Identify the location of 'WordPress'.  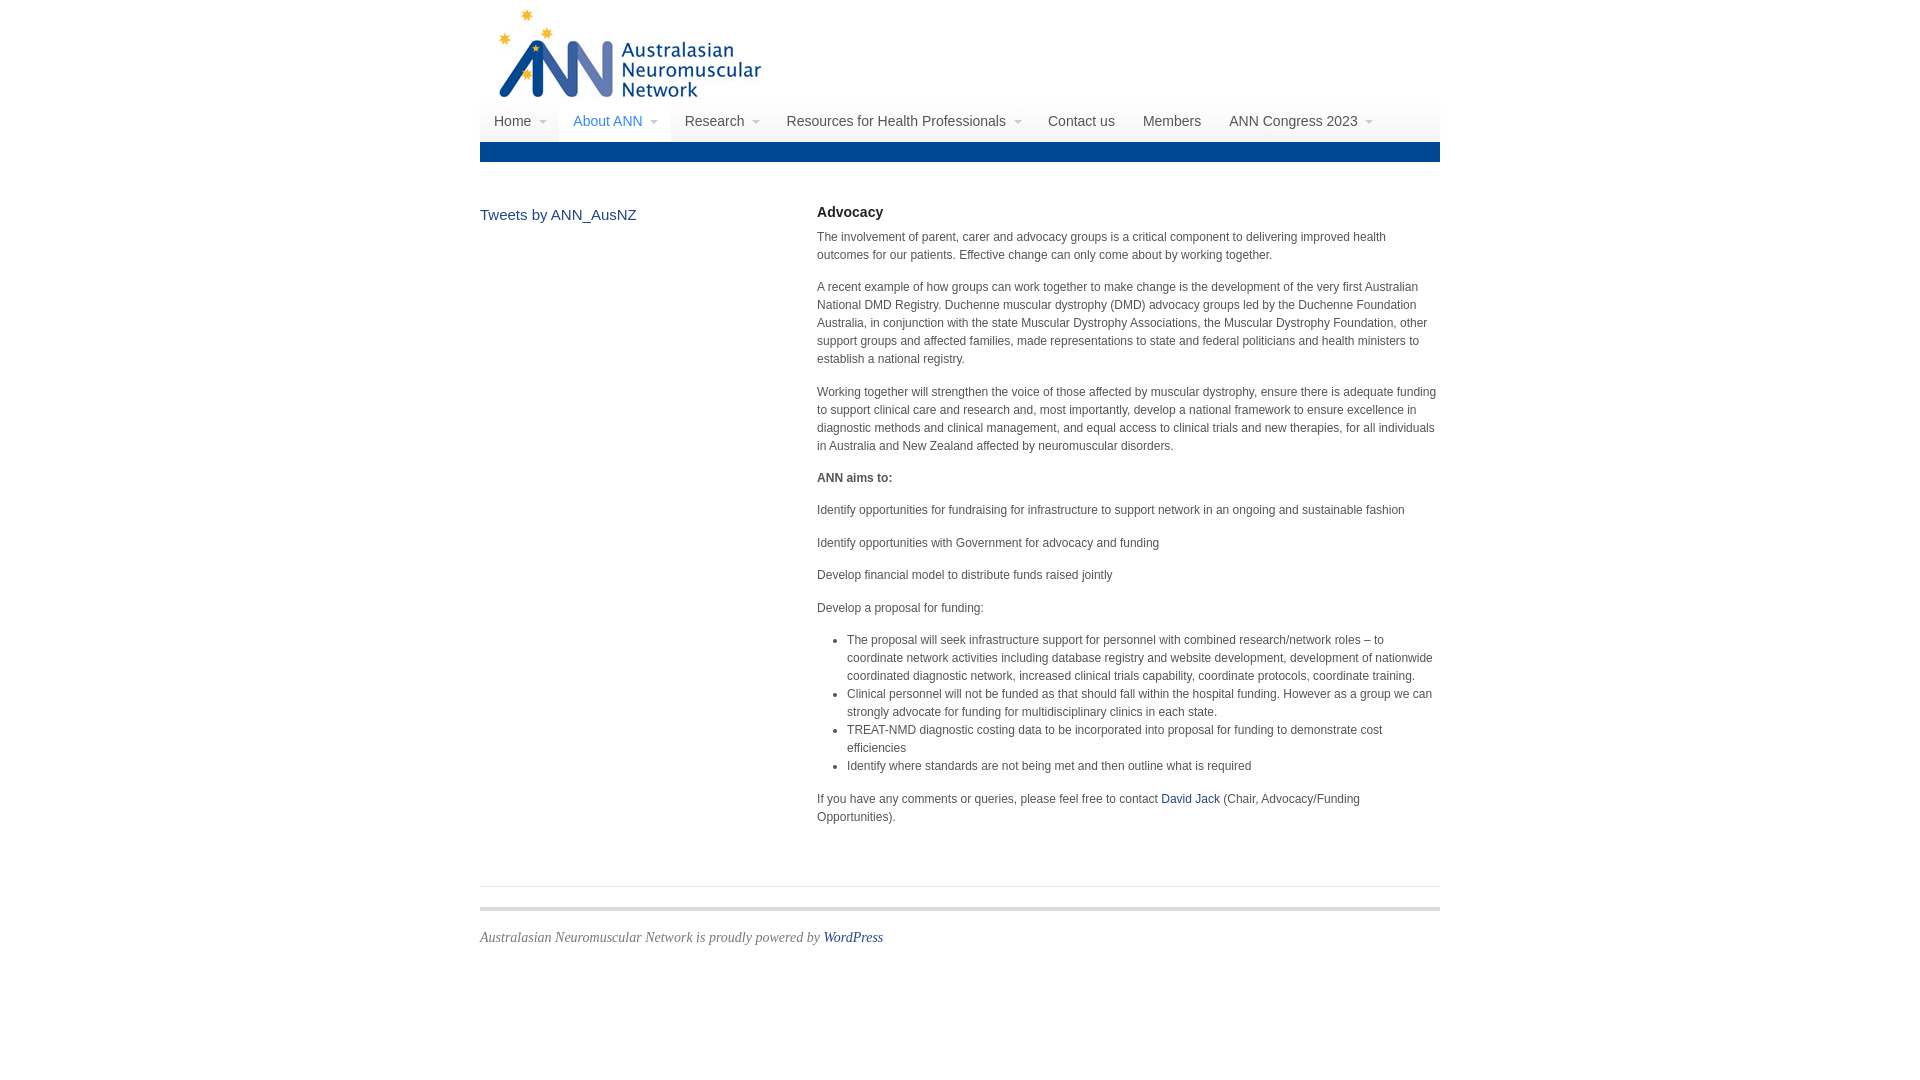
(853, 937).